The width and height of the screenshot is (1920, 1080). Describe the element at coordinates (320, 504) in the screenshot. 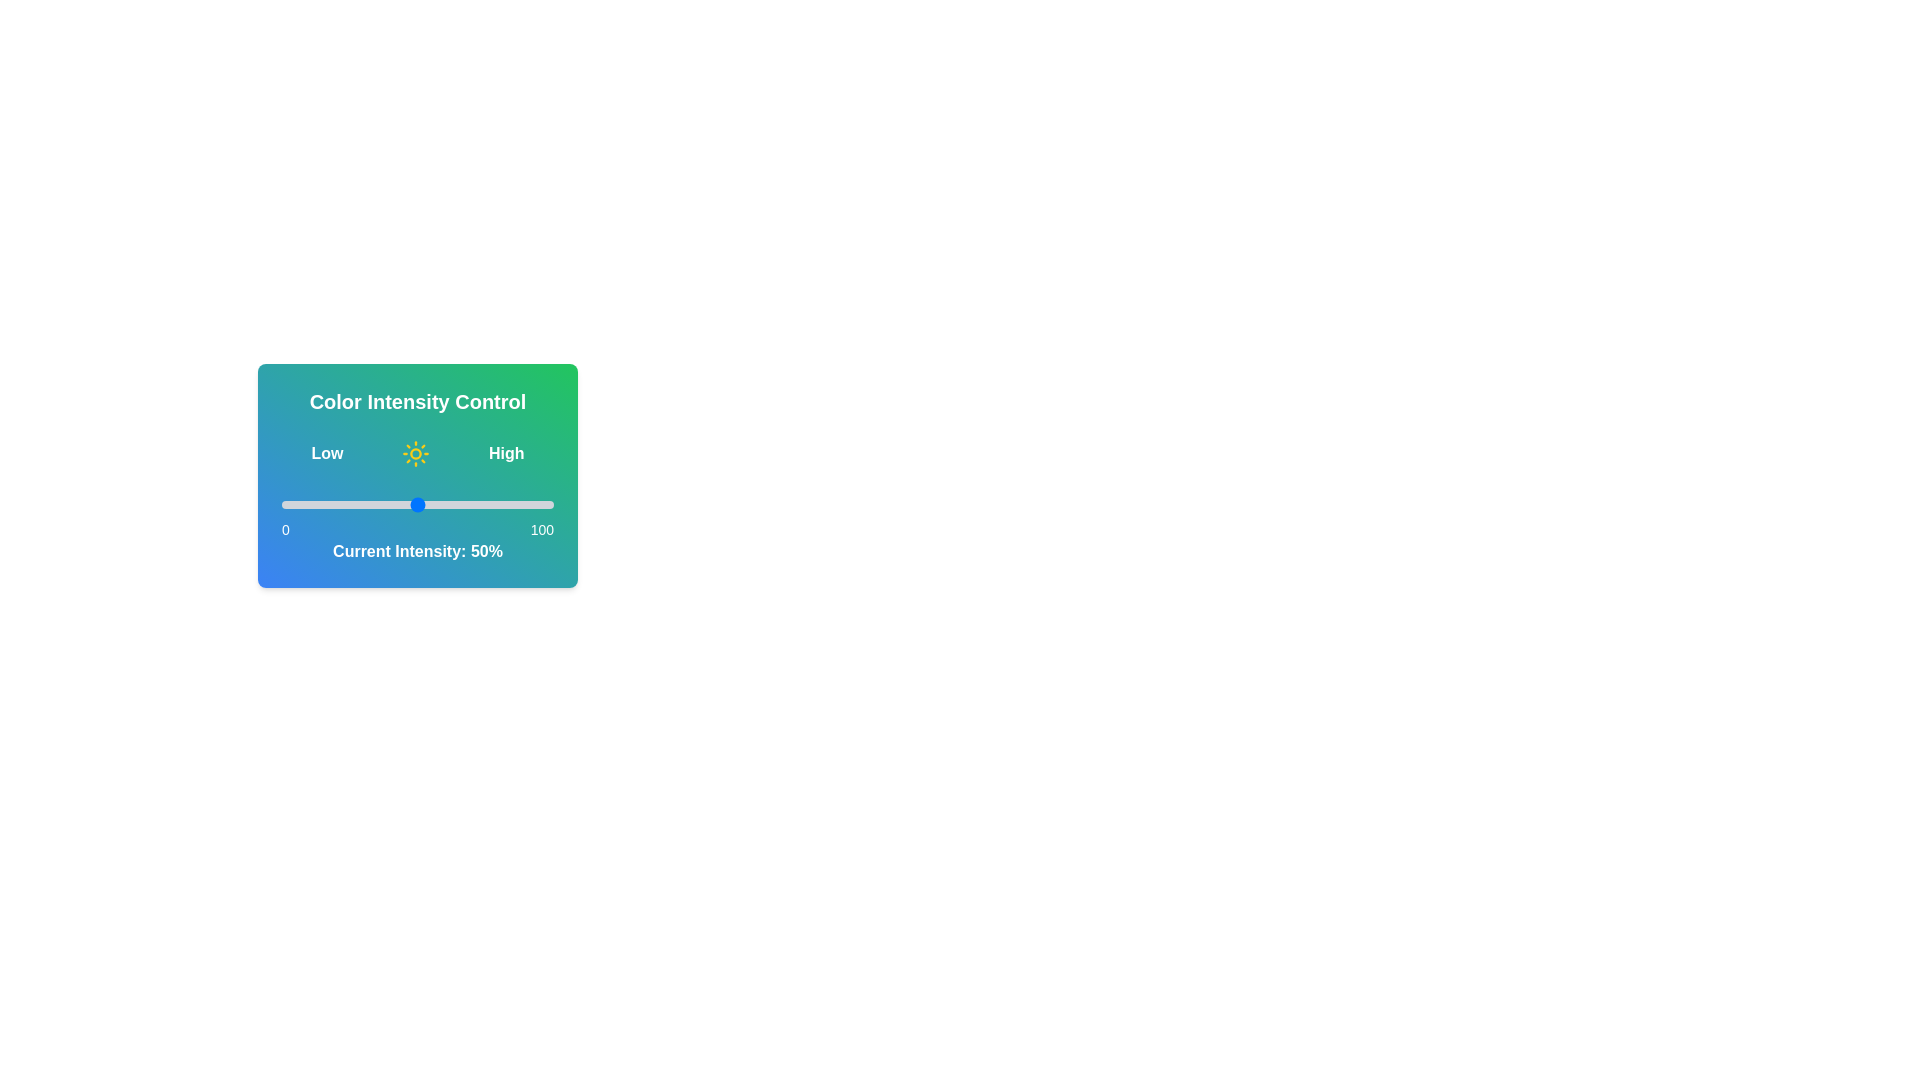

I see `the slider value` at that location.